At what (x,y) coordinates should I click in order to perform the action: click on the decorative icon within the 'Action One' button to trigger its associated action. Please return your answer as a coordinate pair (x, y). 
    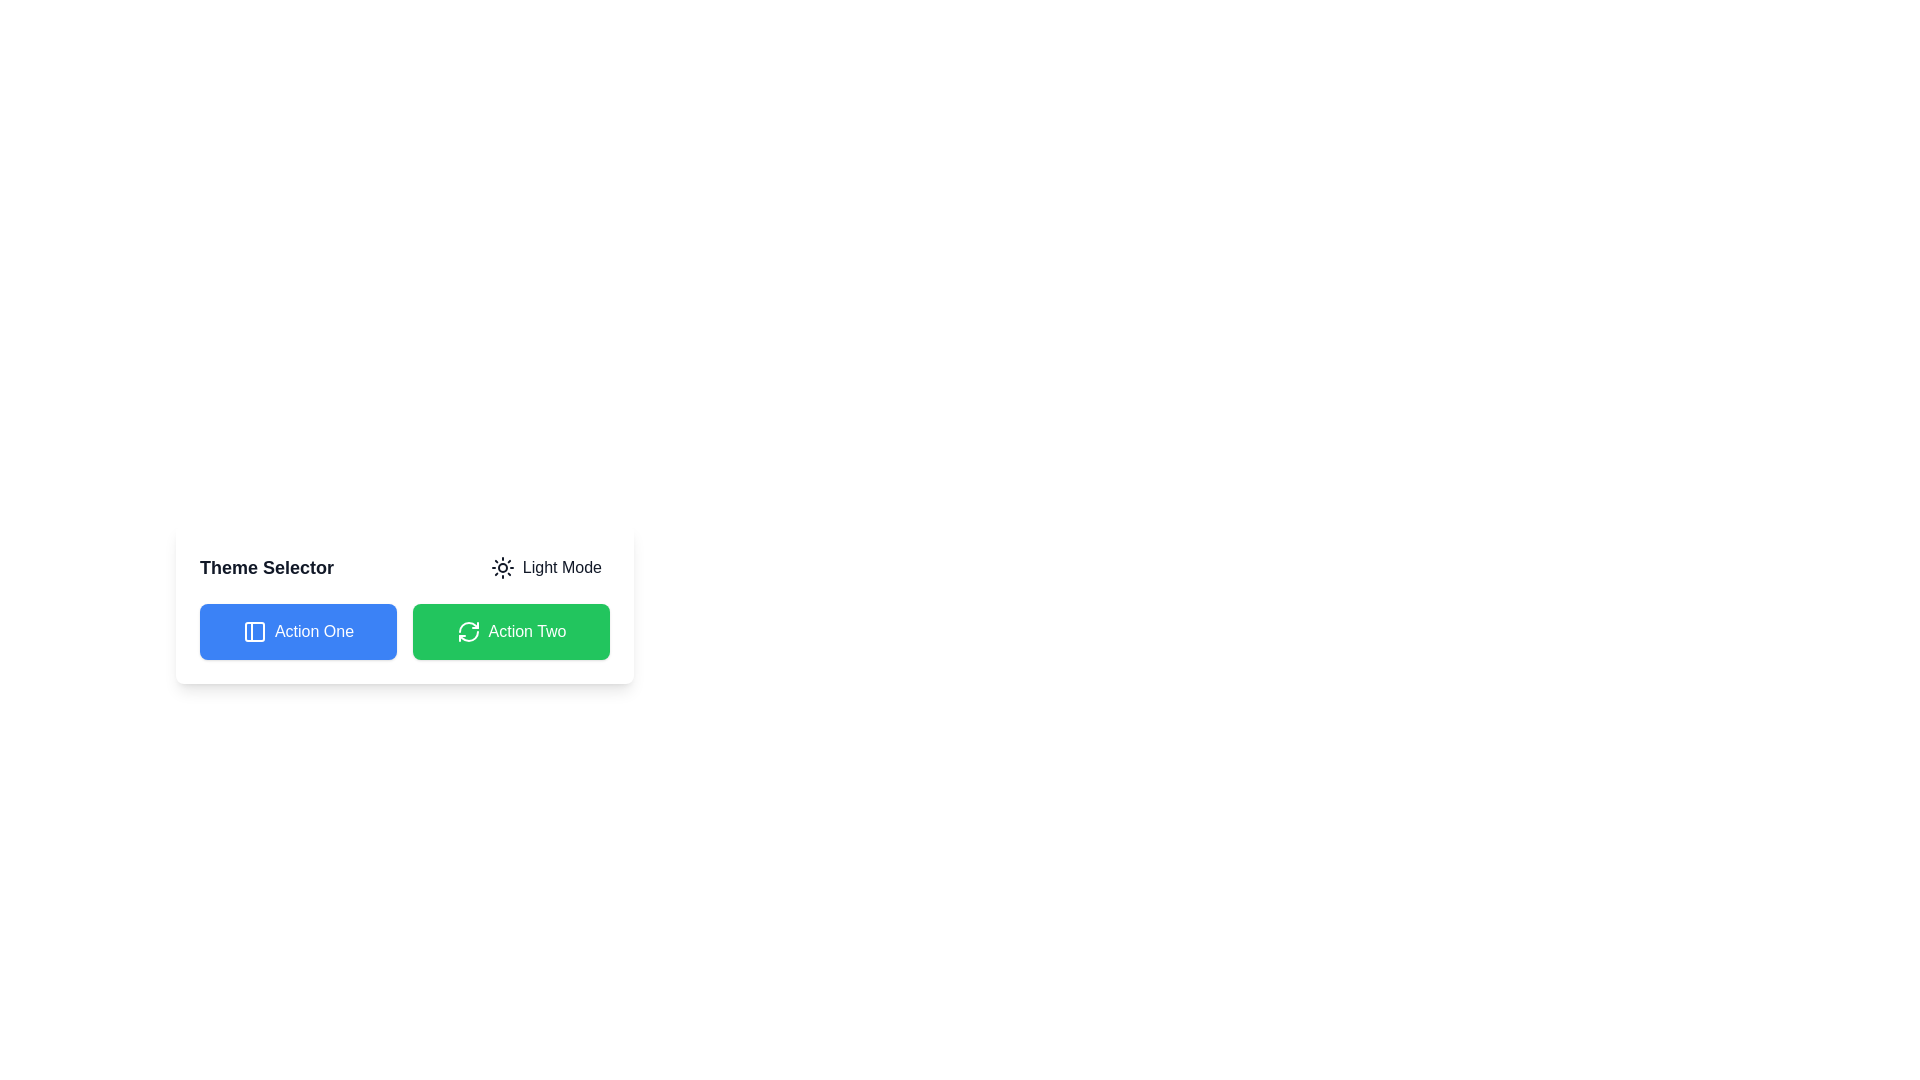
    Looking at the image, I should click on (253, 632).